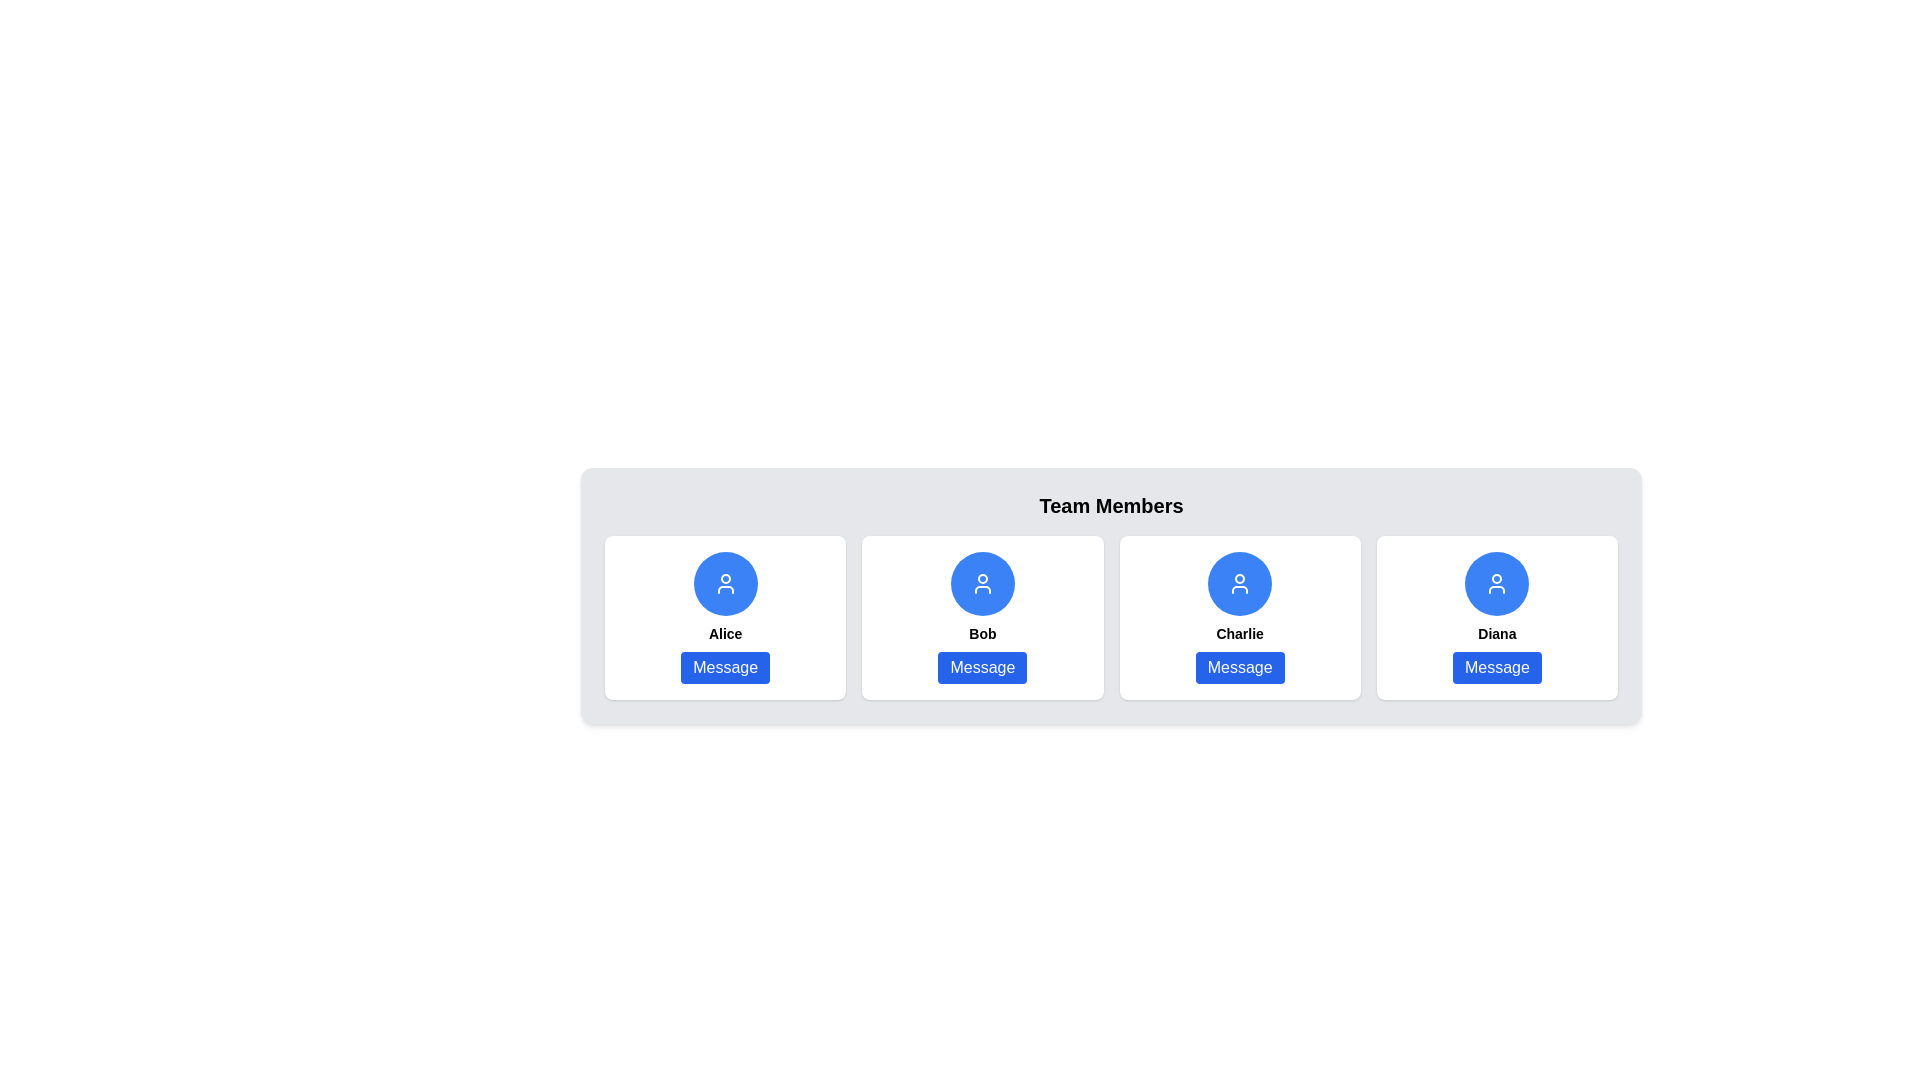 This screenshot has height=1080, width=1920. Describe the element at coordinates (1497, 616) in the screenshot. I see `the 'Message' button on the user card representing 'Diana' located in the fourth position of a 4-column grid layout` at that location.